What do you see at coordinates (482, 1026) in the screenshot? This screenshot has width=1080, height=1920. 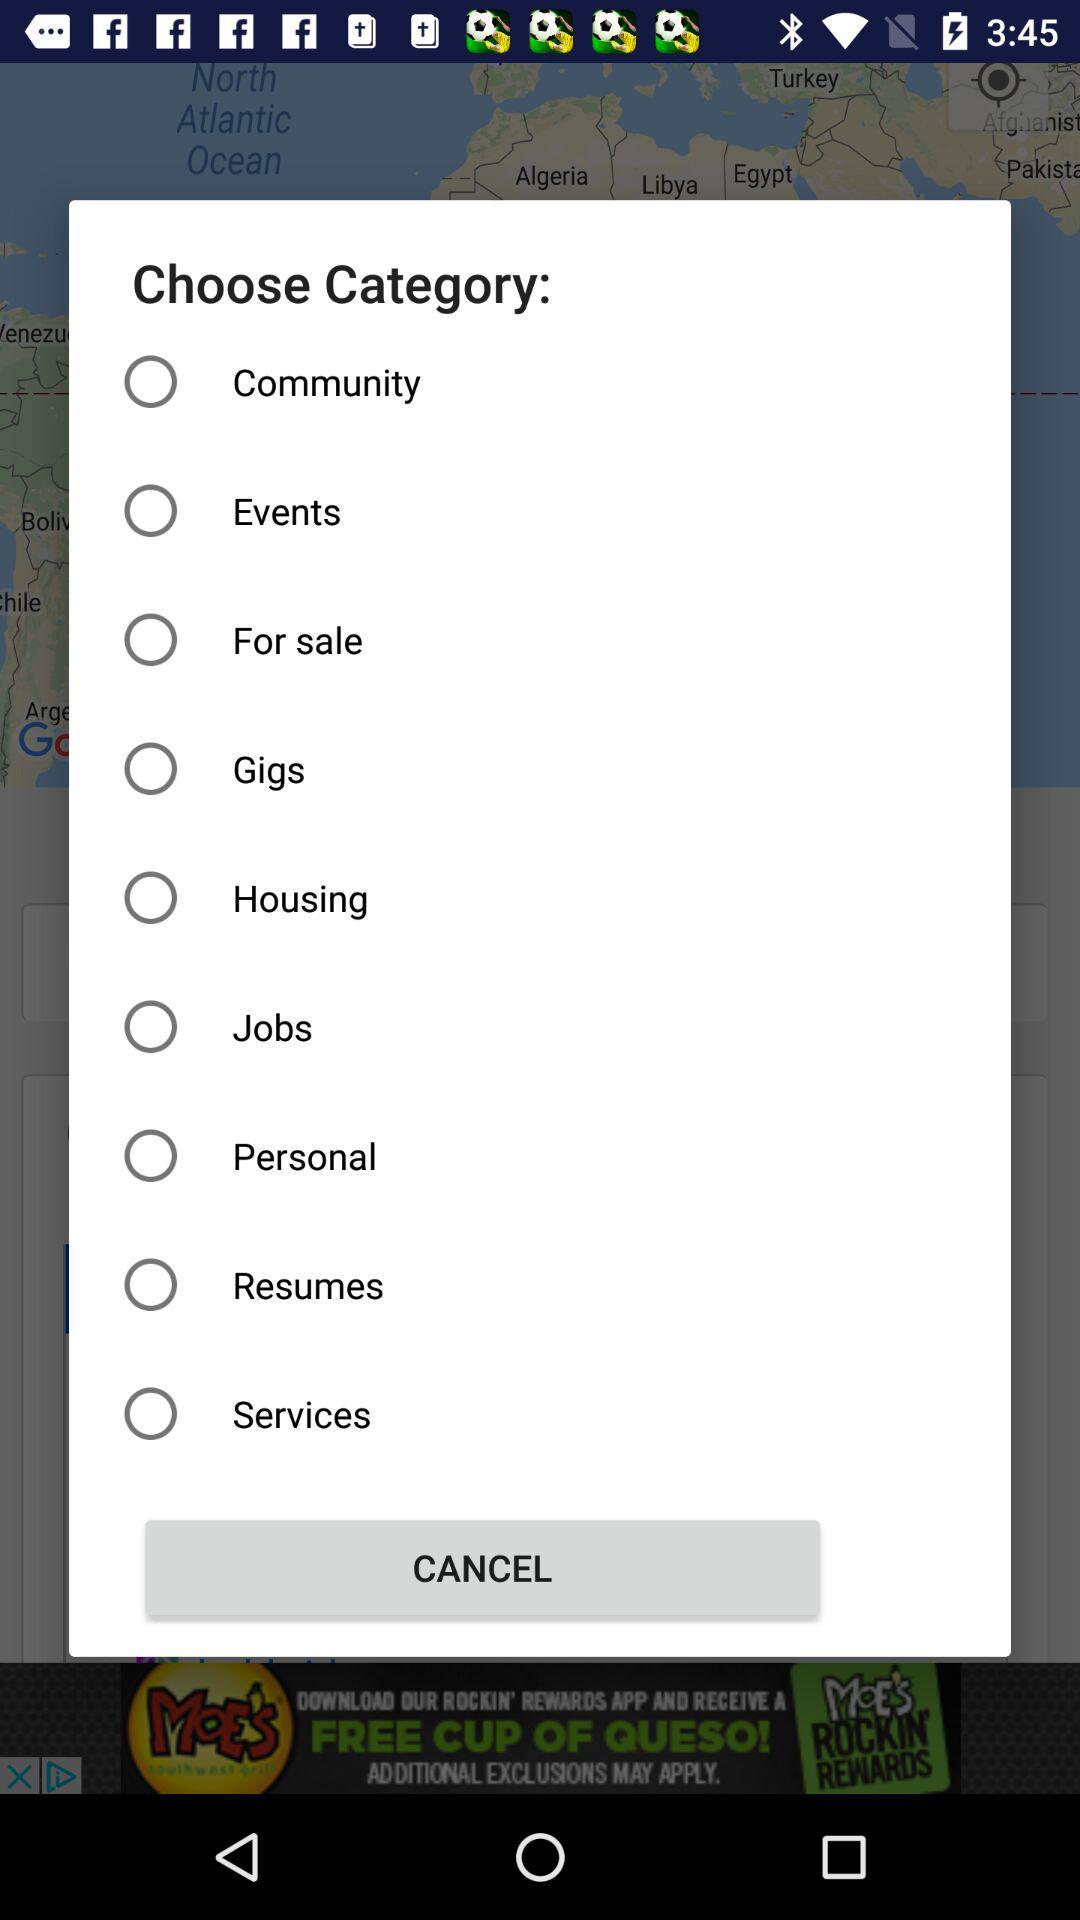 I see `icon below the housing item` at bounding box center [482, 1026].